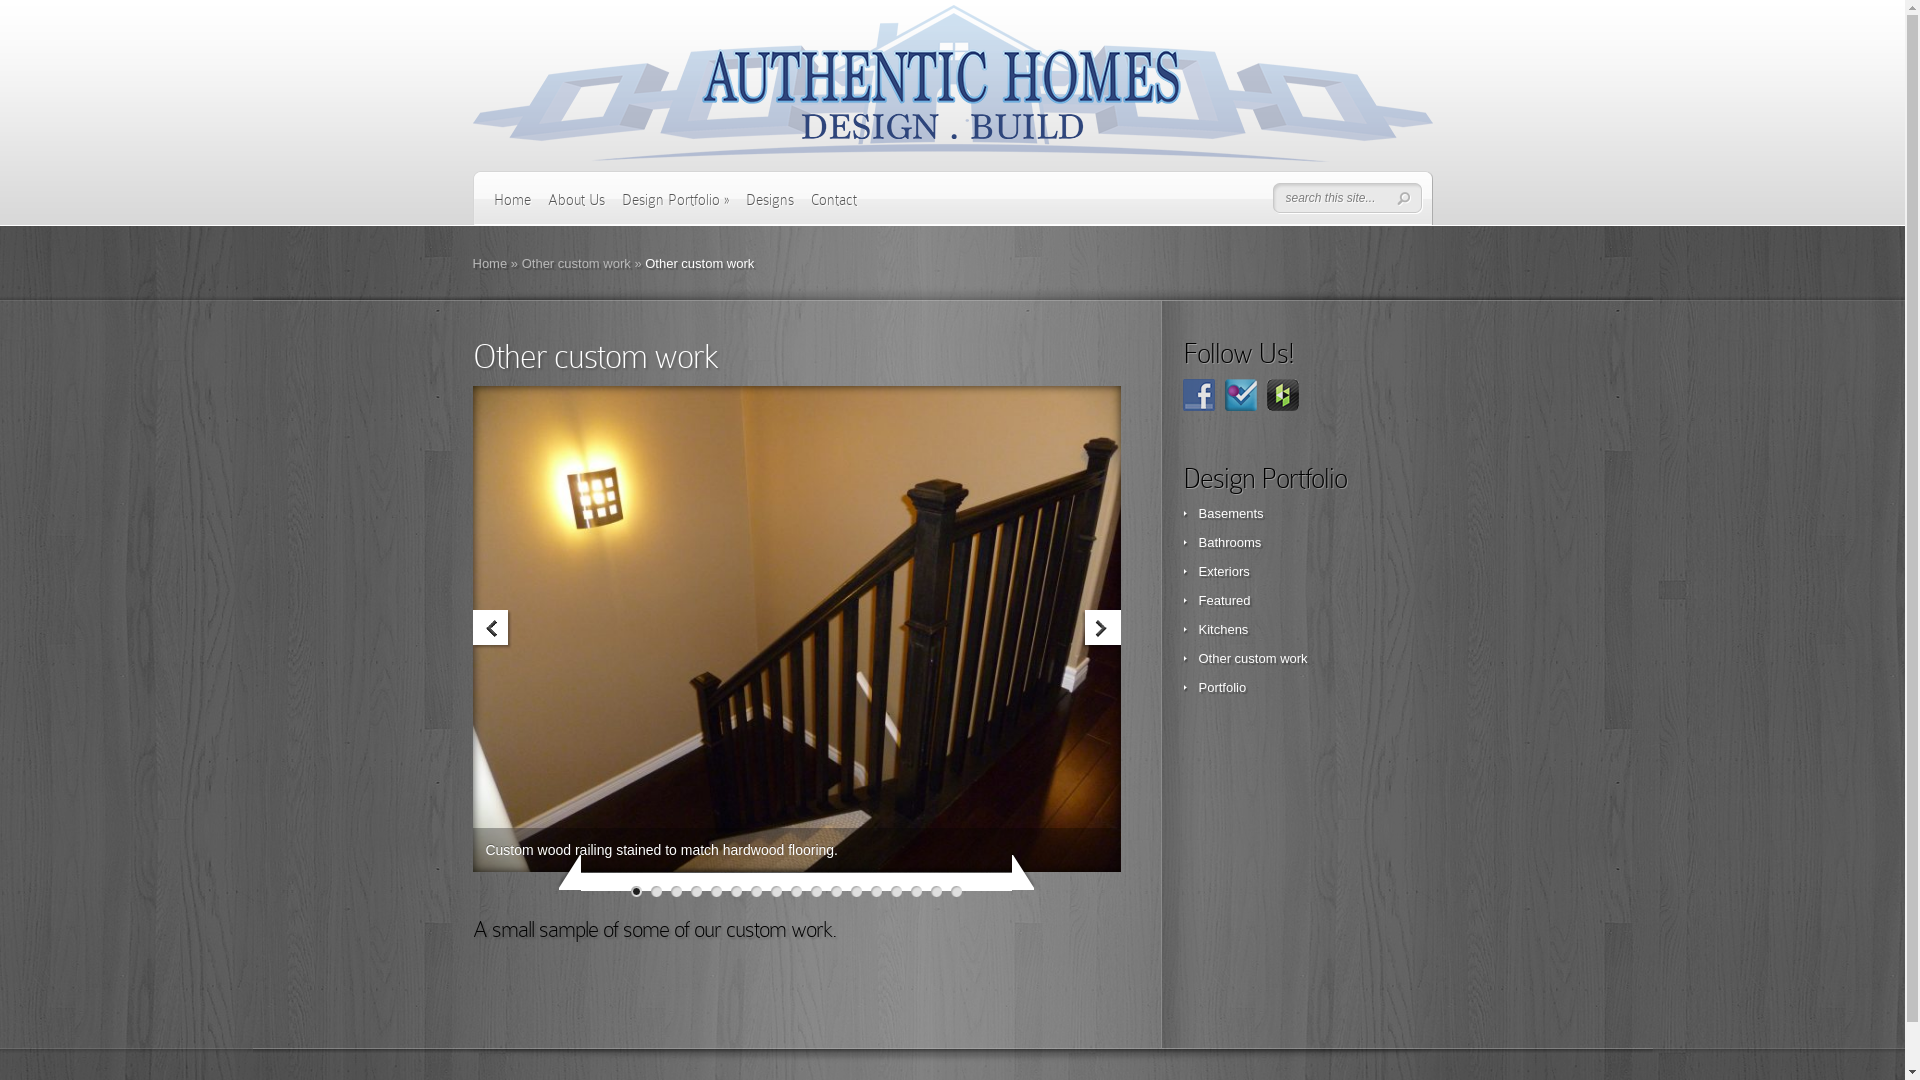 The width and height of the screenshot is (1920, 1080). I want to click on 'Next', so click(1100, 628).